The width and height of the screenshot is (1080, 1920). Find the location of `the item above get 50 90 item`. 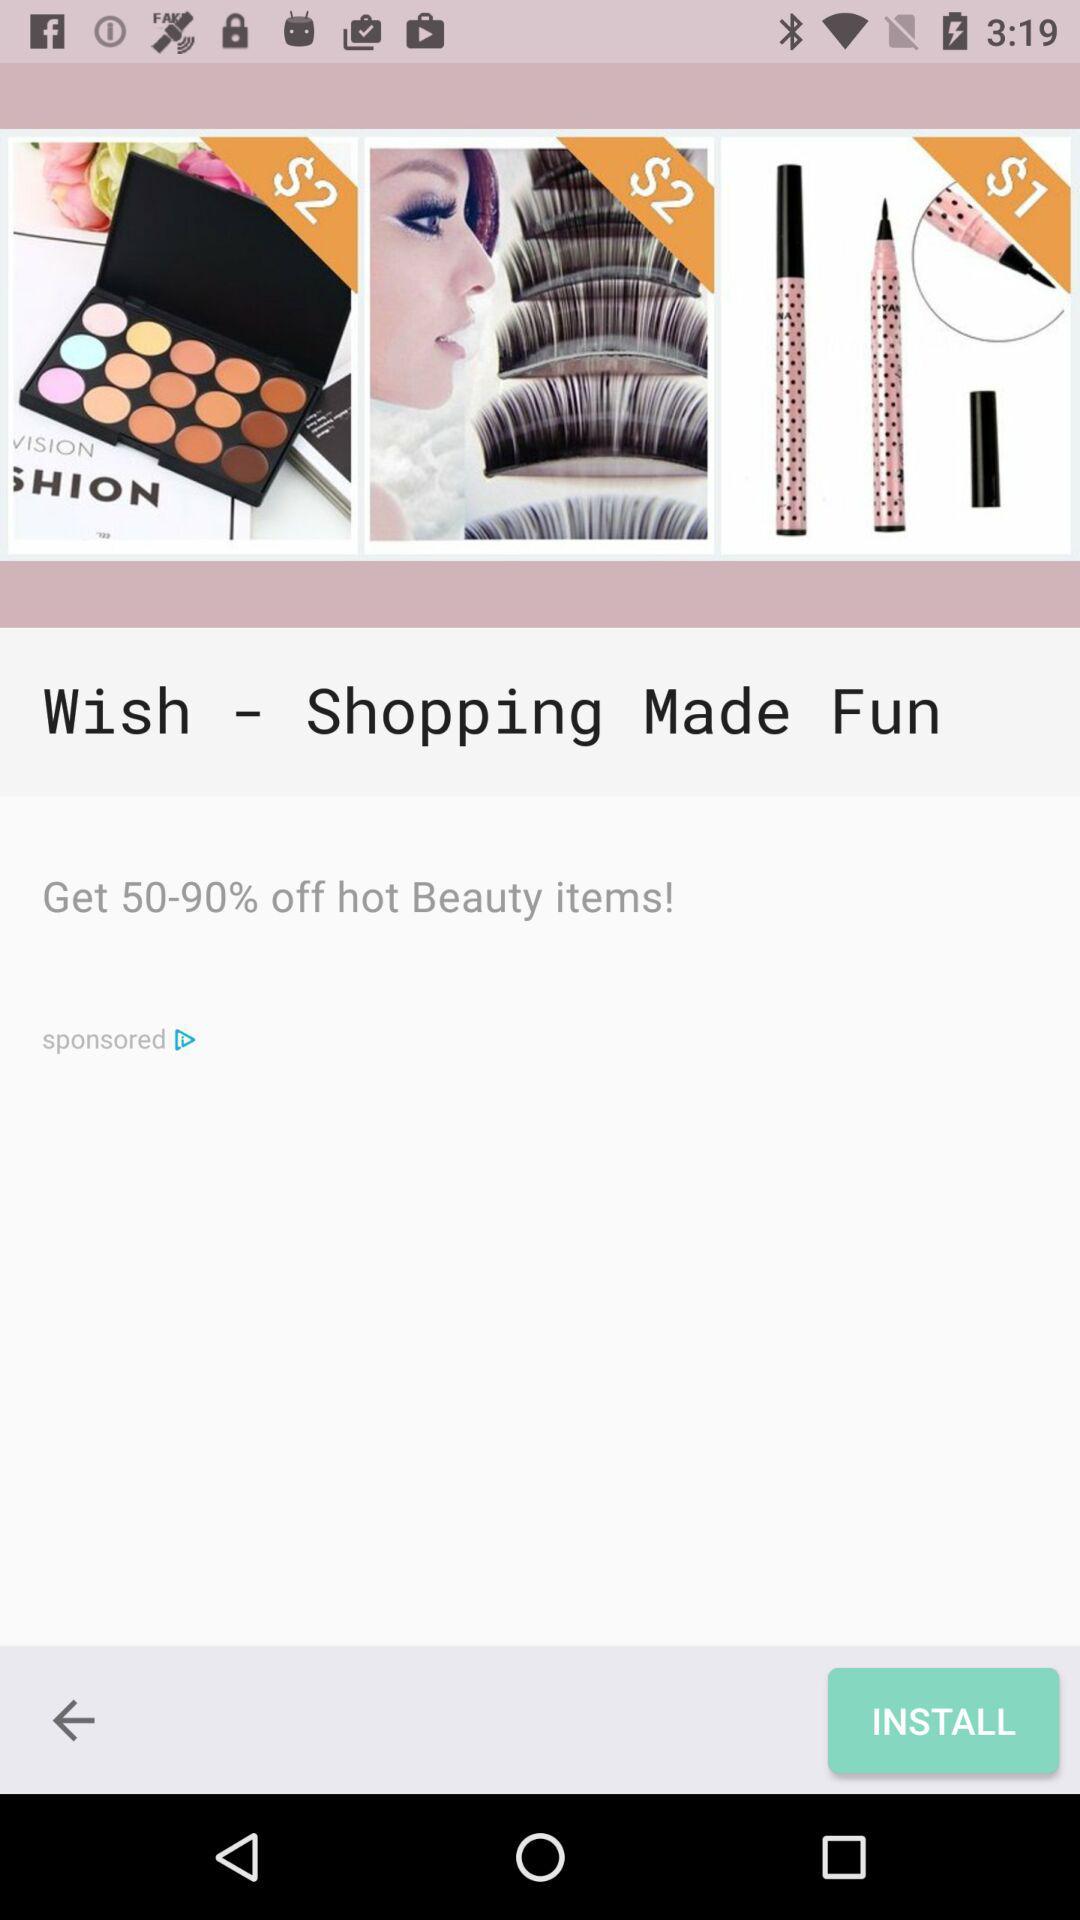

the item above get 50 90 item is located at coordinates (540, 712).